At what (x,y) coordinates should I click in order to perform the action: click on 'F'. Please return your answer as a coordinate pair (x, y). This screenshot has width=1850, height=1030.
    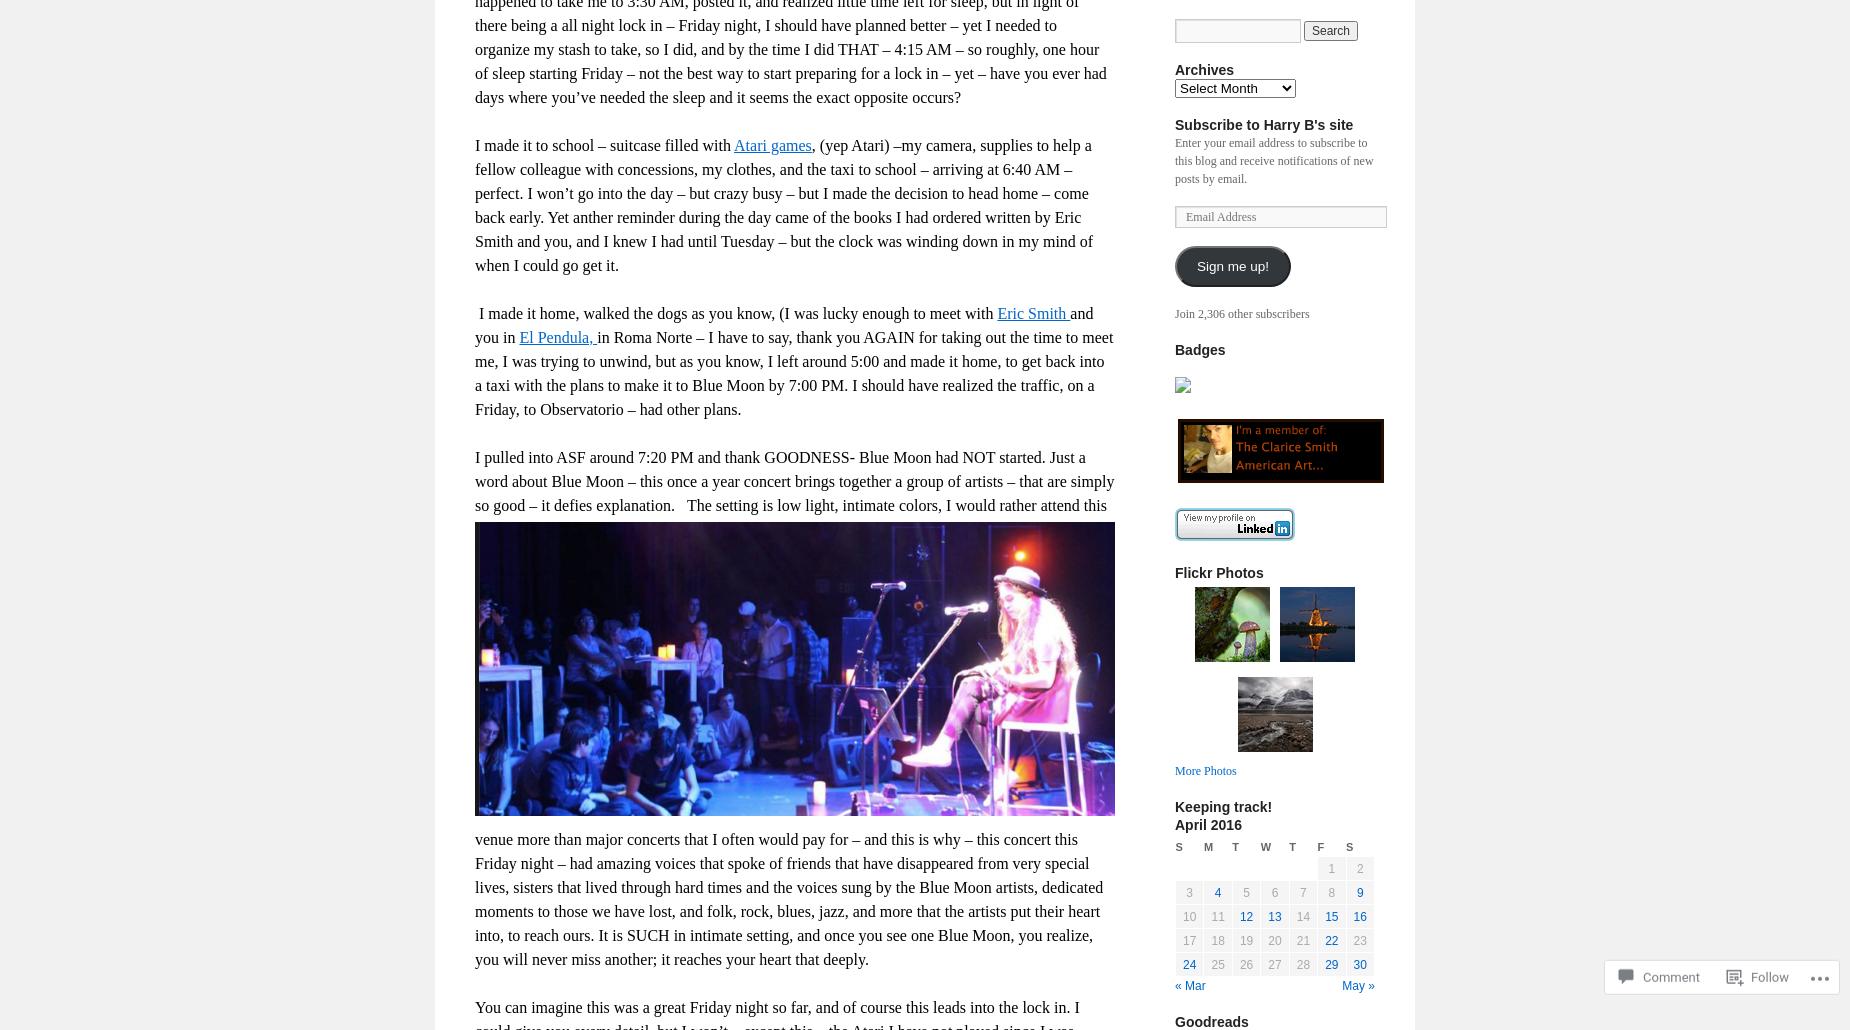
    Looking at the image, I should click on (1319, 845).